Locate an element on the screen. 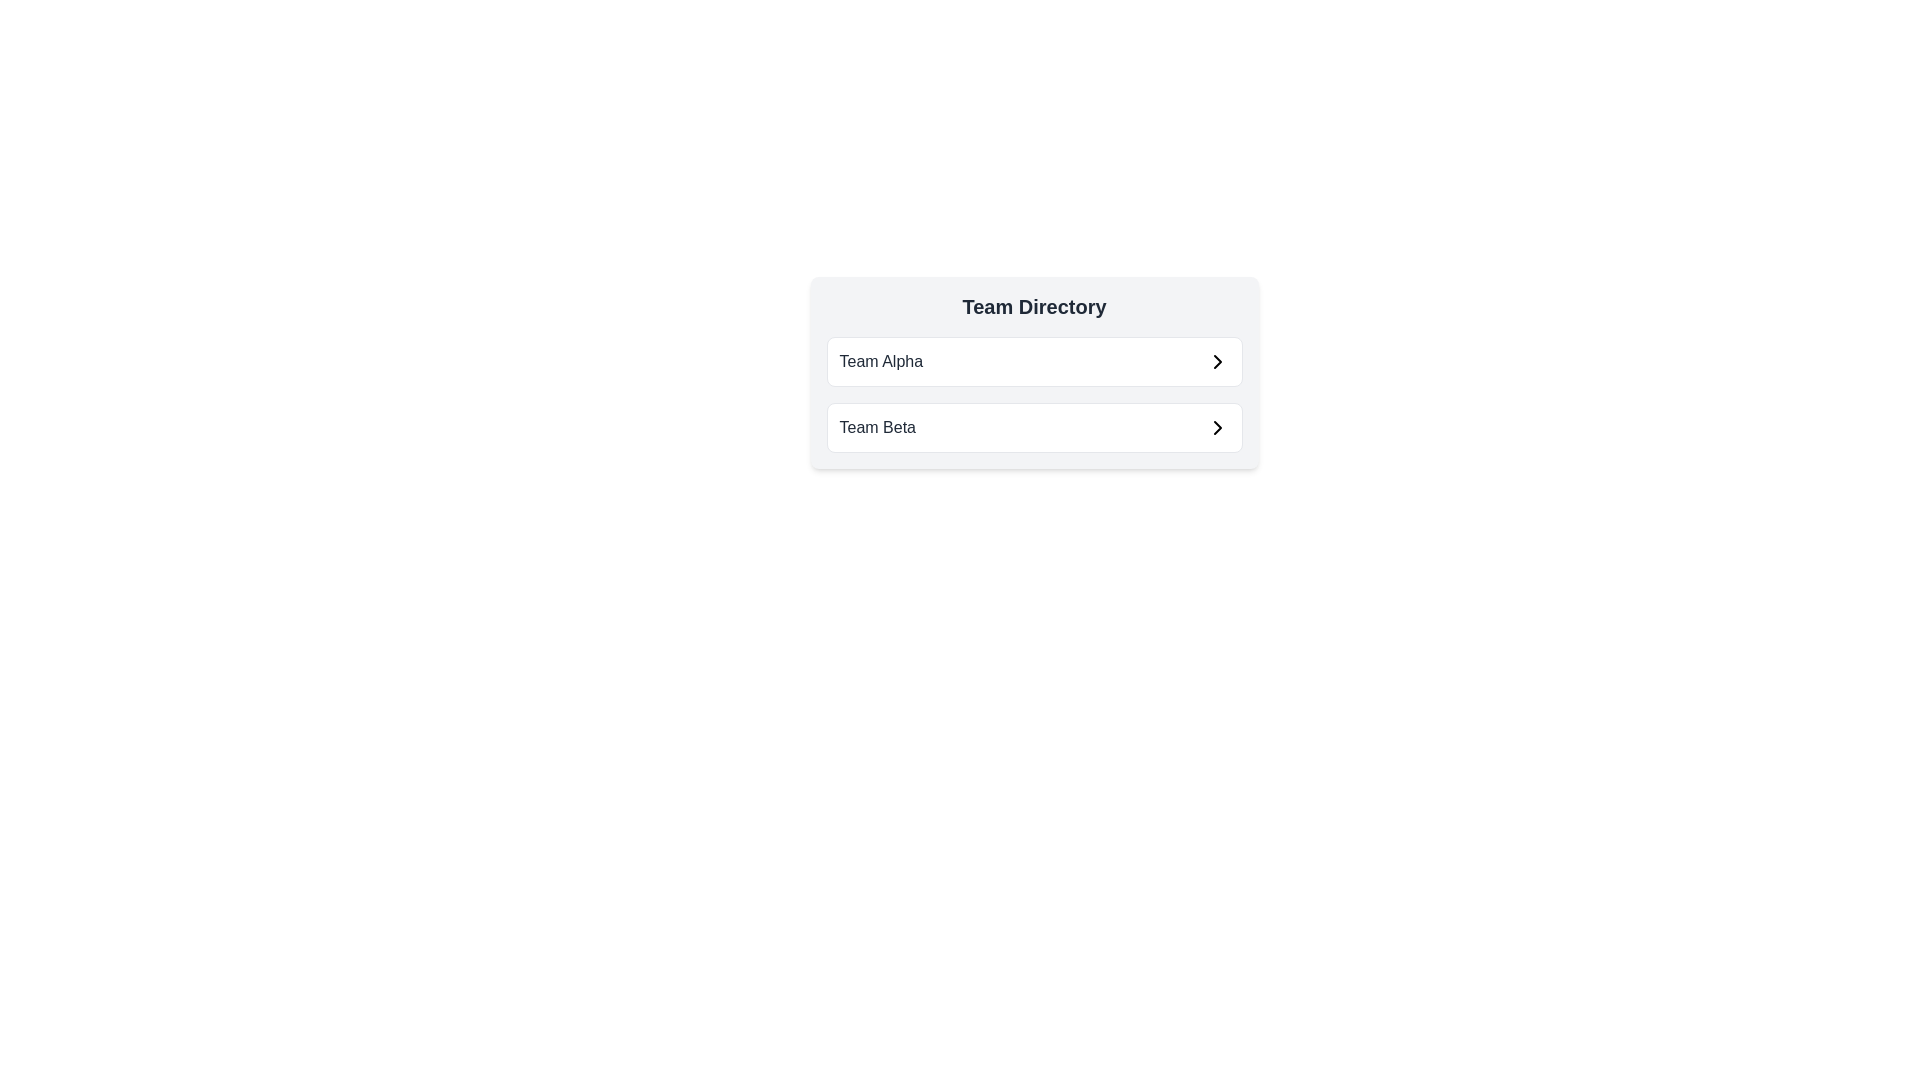 Image resolution: width=1920 pixels, height=1080 pixels. the Chevron icon located to the far right of the 'Team Beta' row within the 'Team Directory' card is located at coordinates (1216, 427).